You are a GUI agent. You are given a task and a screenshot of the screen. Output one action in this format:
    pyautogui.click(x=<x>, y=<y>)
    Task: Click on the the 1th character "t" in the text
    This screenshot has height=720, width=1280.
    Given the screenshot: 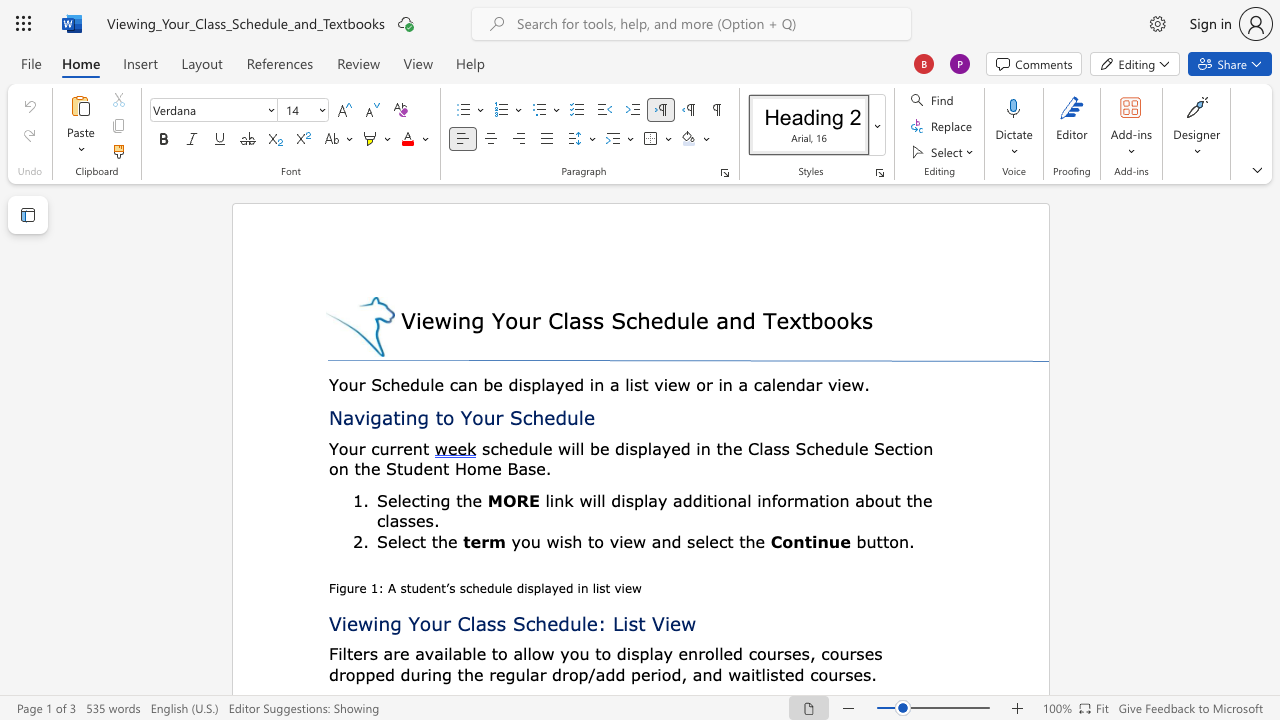 What is the action you would take?
    pyautogui.click(x=425, y=447)
    